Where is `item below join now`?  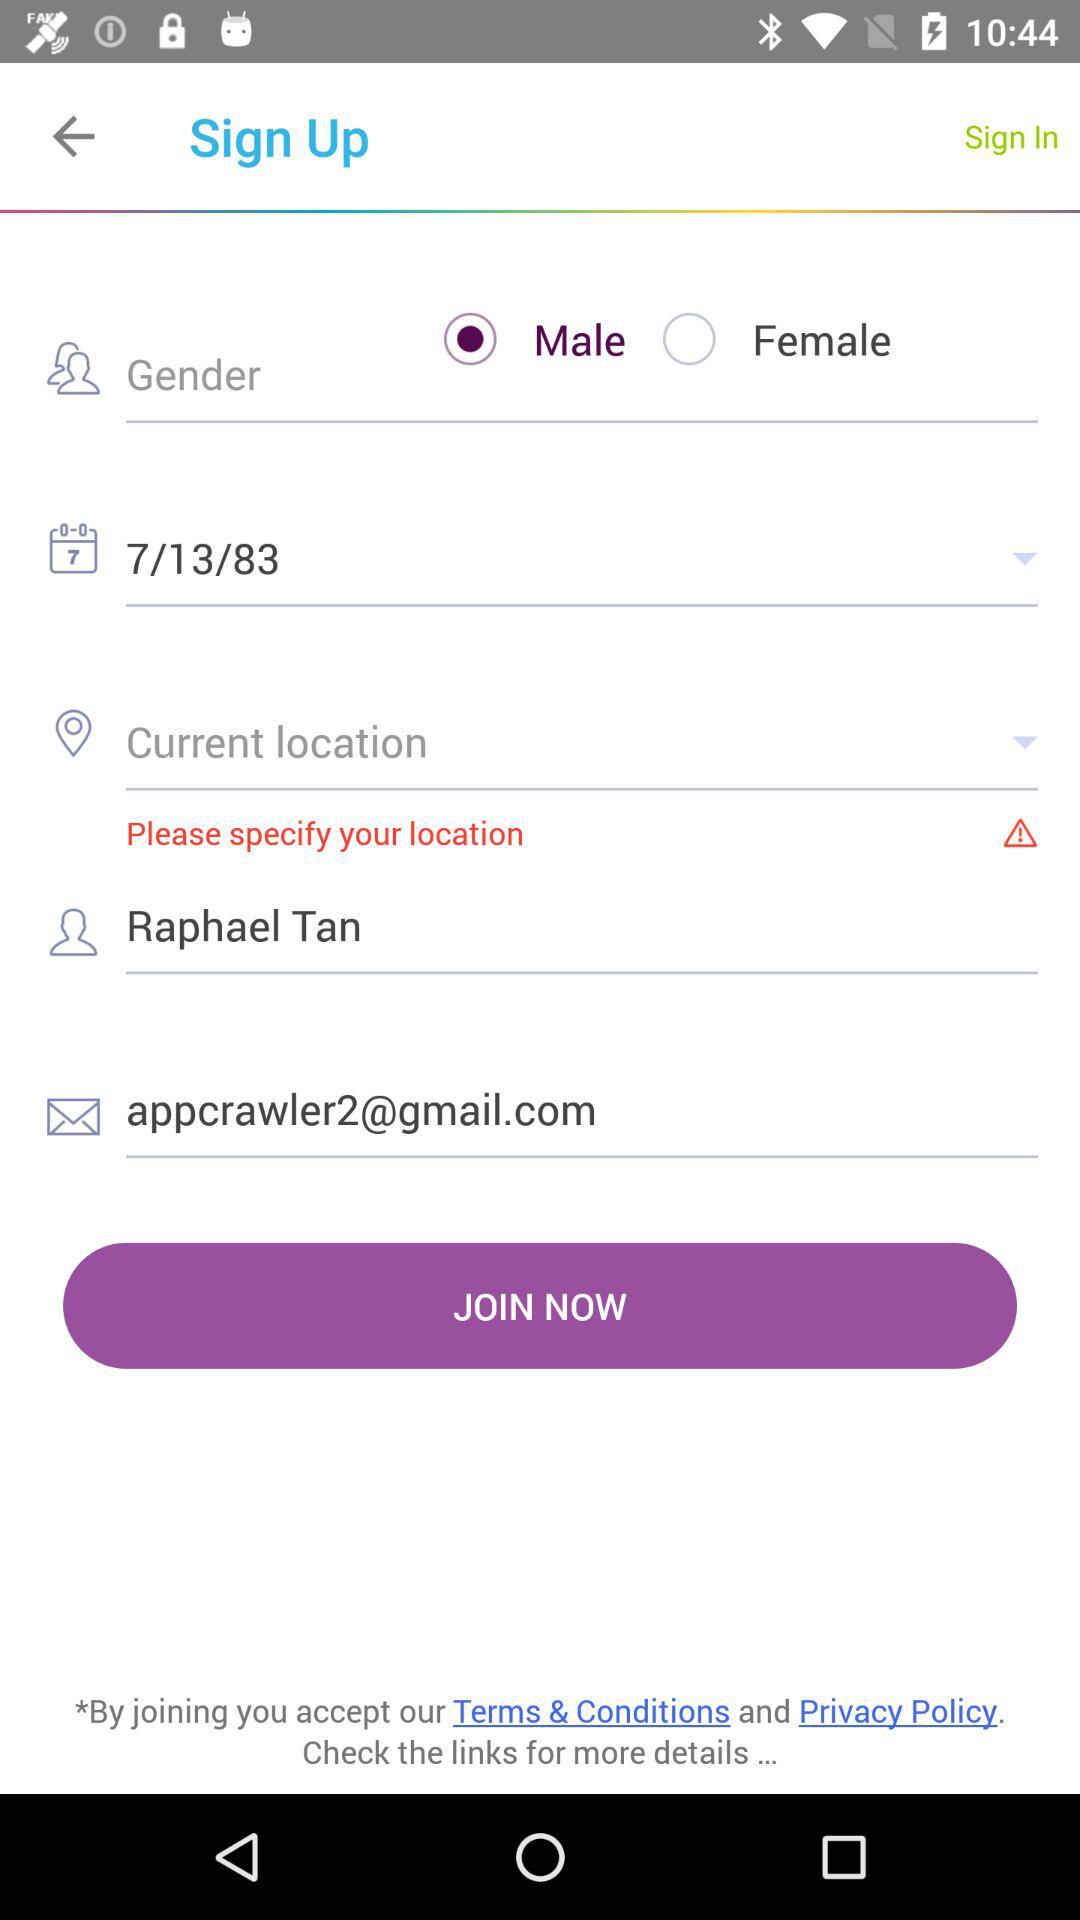 item below join now is located at coordinates (540, 1580).